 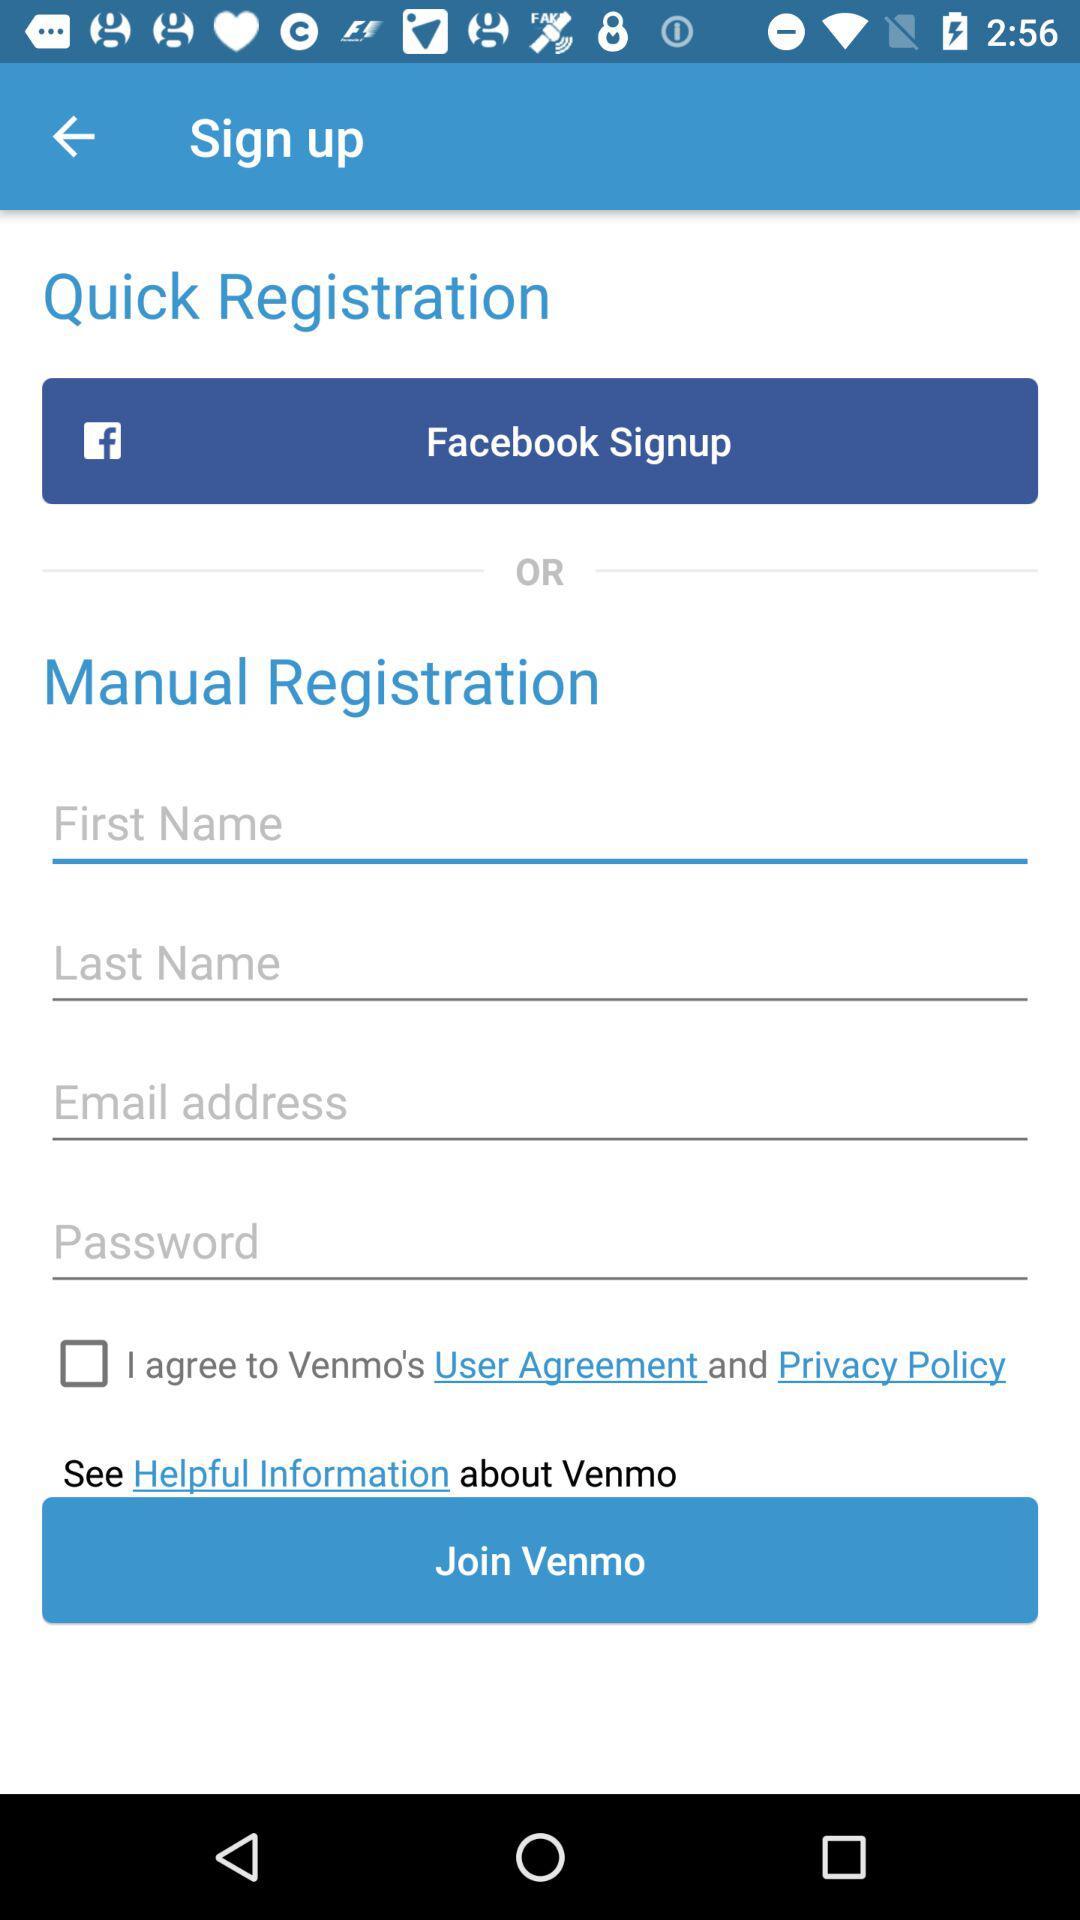 I want to click on password, so click(x=540, y=1240).